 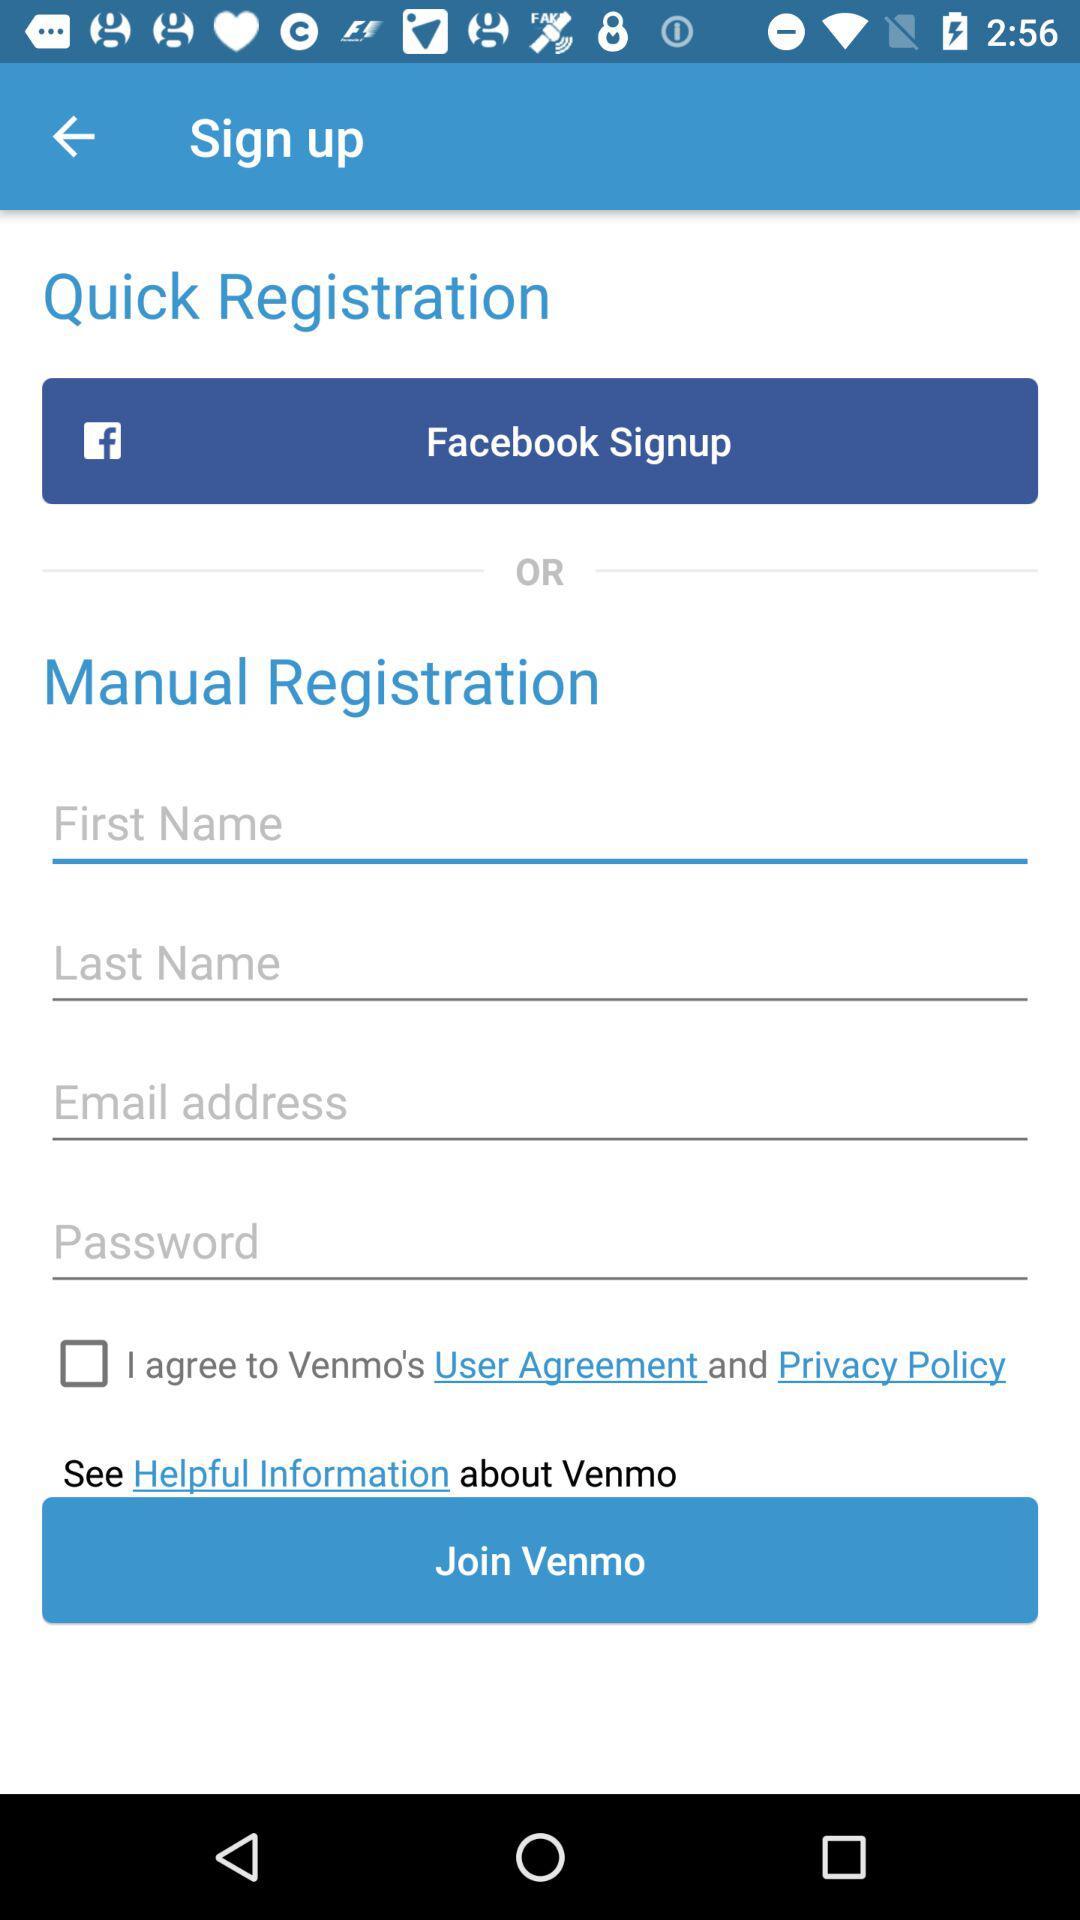 I want to click on password, so click(x=540, y=1240).